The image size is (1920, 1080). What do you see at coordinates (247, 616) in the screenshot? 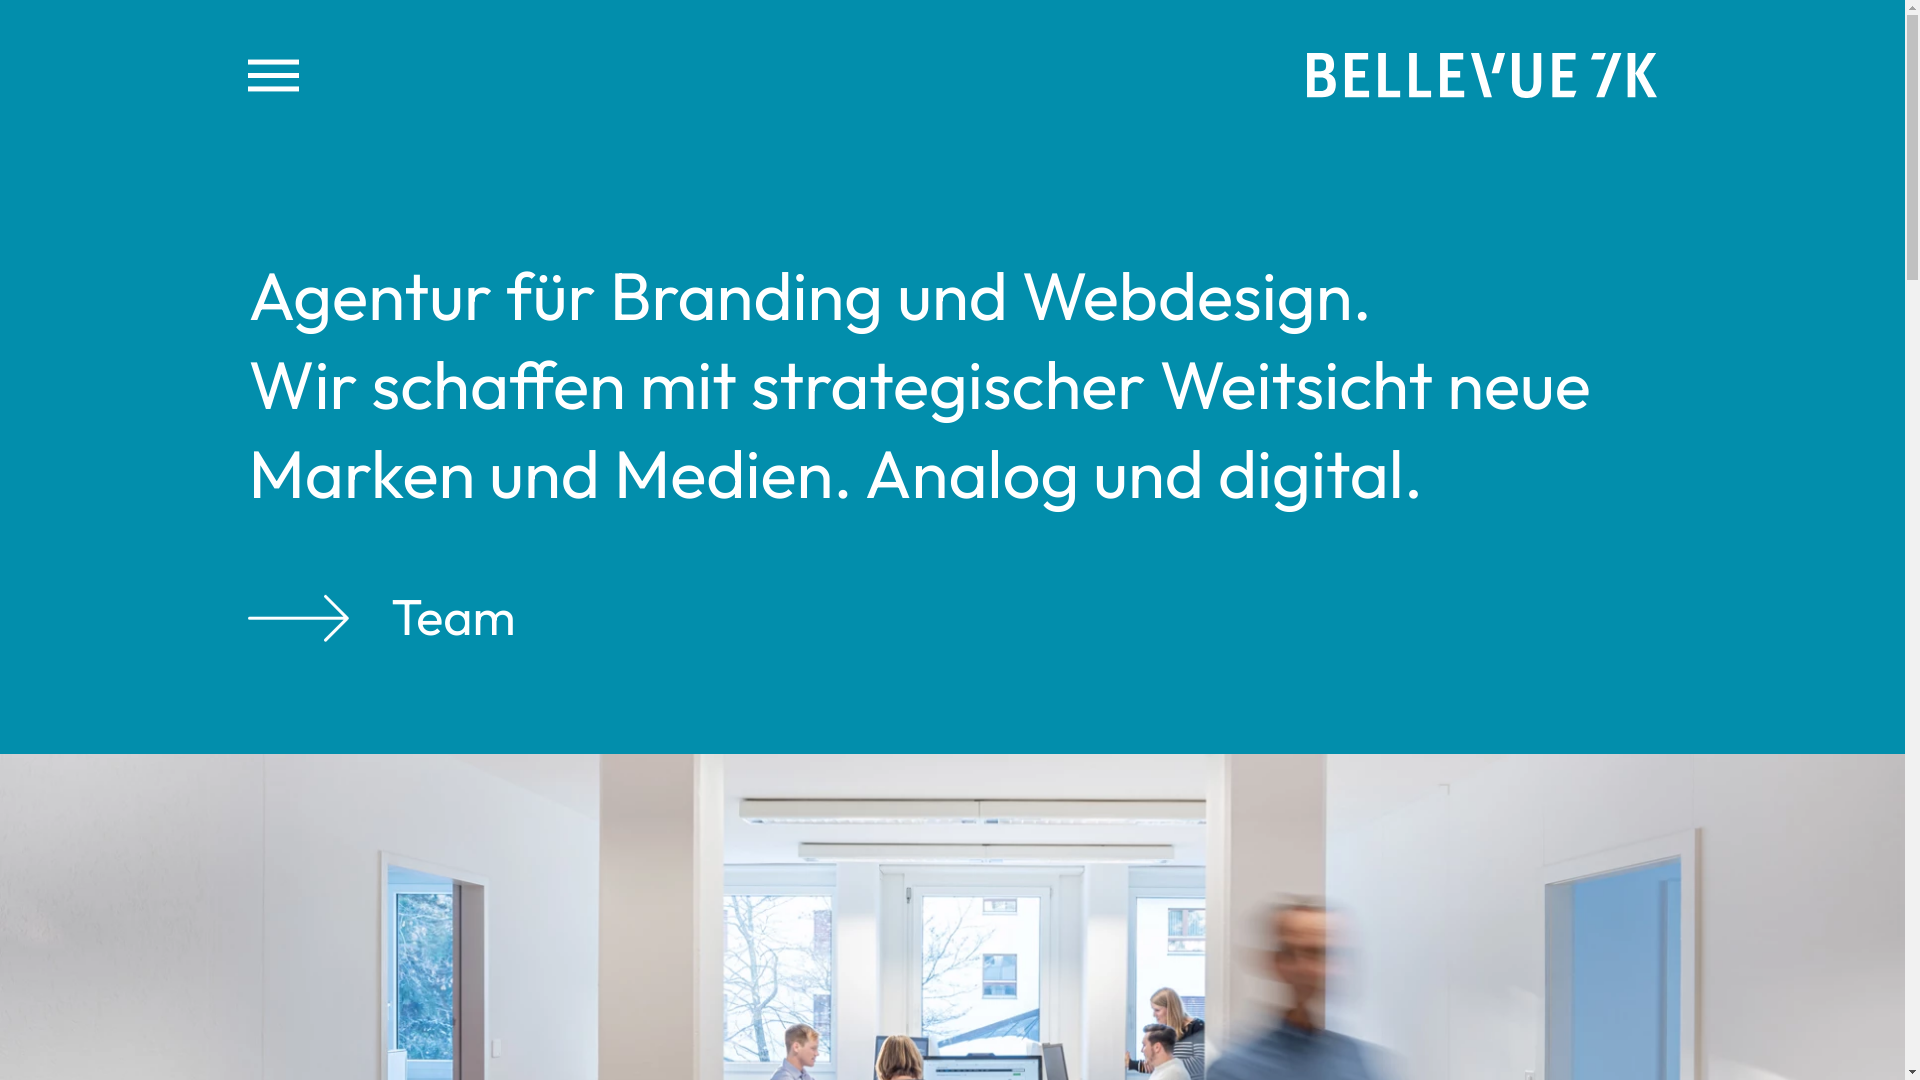
I see `'Team'` at bounding box center [247, 616].